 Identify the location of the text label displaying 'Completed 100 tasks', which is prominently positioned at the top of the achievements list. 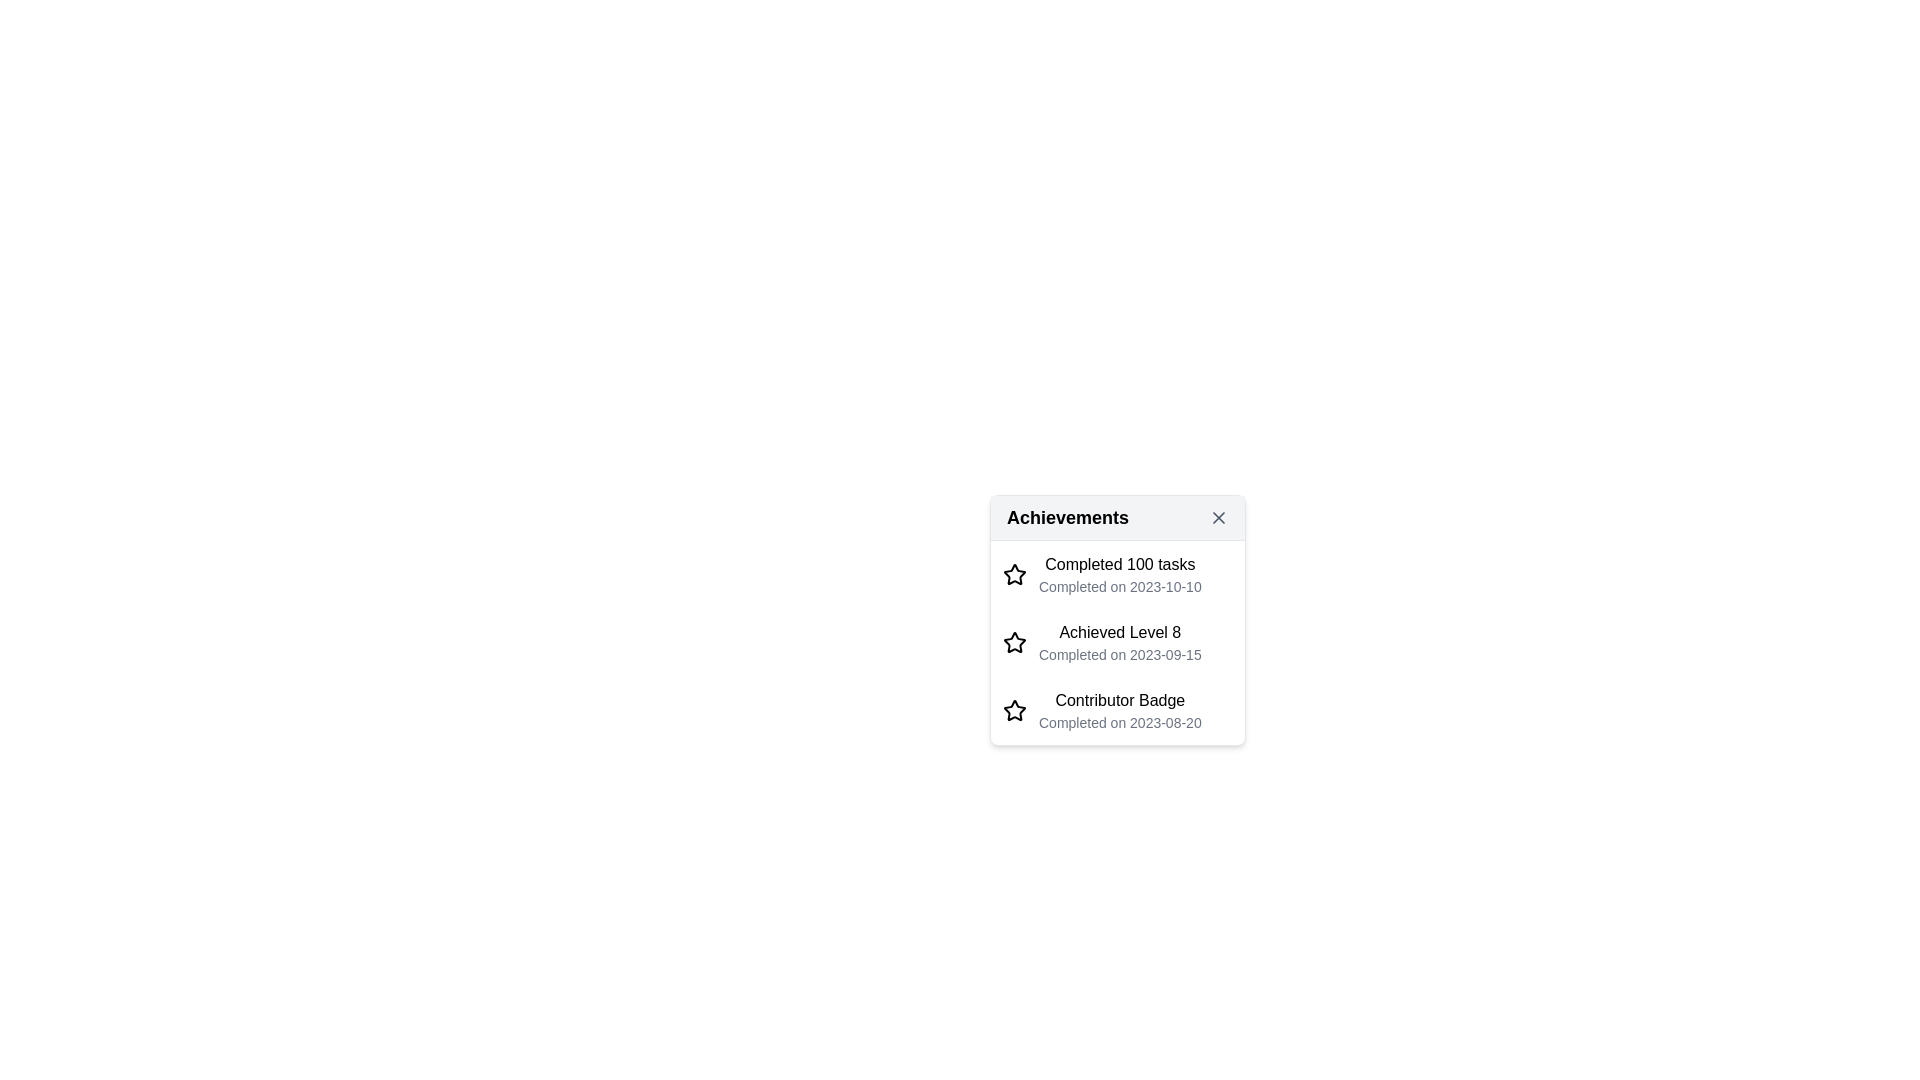
(1120, 564).